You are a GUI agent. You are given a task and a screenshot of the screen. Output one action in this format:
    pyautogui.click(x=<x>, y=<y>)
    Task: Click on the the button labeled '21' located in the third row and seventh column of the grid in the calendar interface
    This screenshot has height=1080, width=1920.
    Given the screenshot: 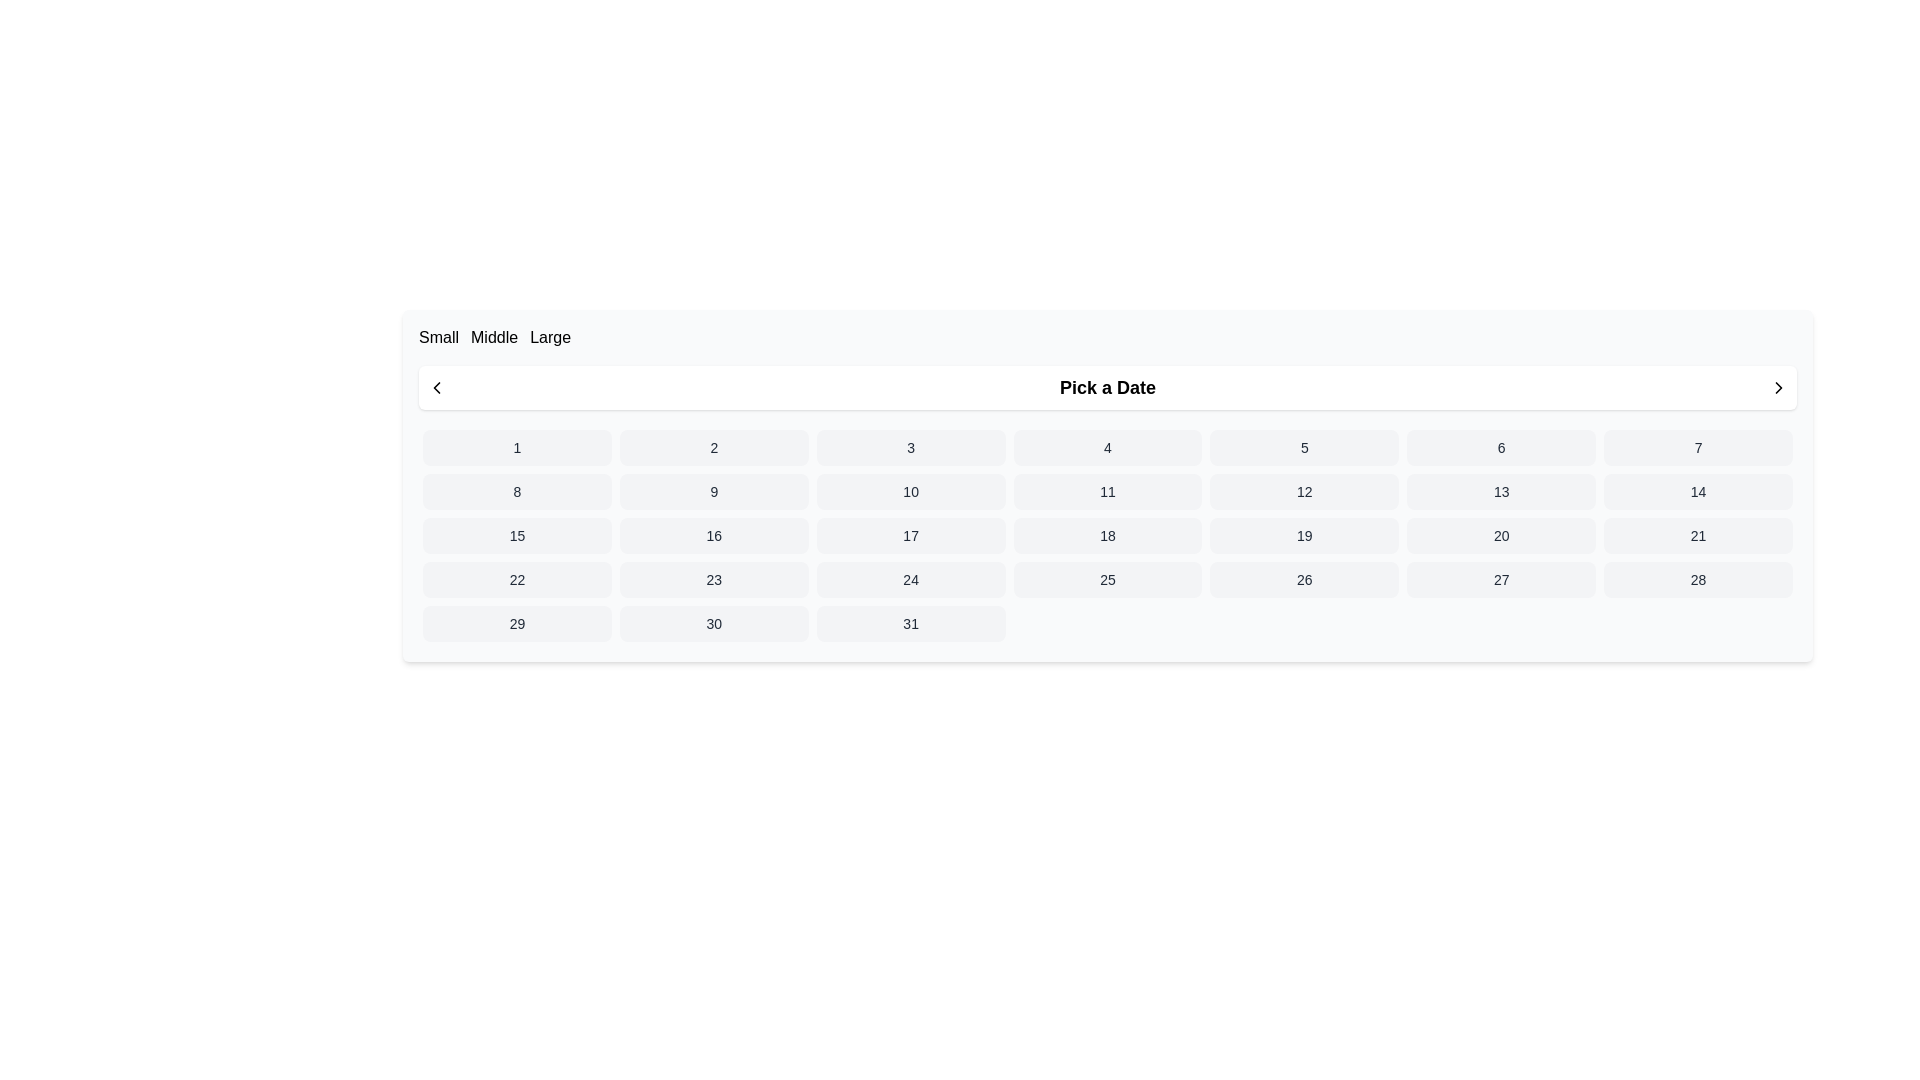 What is the action you would take?
    pyautogui.click(x=1697, y=535)
    